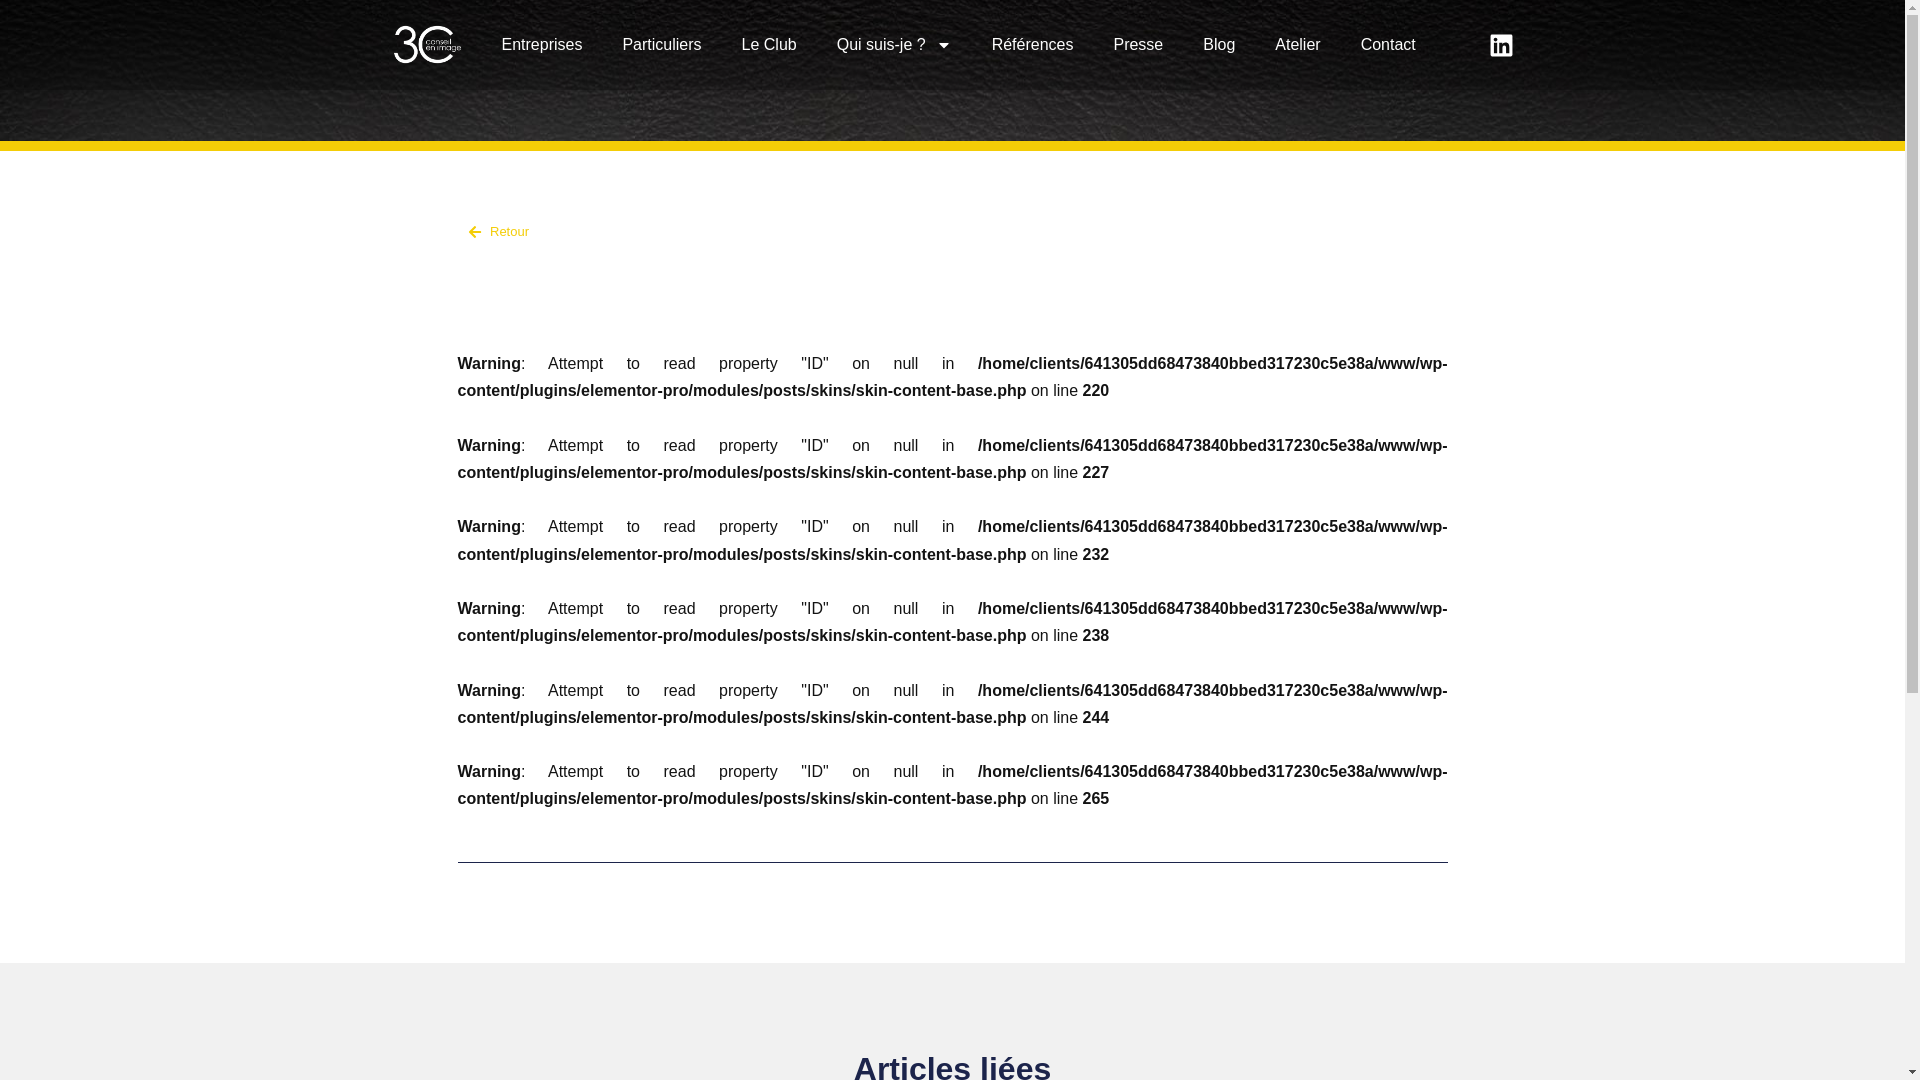 This screenshot has height=1080, width=1920. Describe the element at coordinates (768, 45) in the screenshot. I see `'Le Club'` at that location.